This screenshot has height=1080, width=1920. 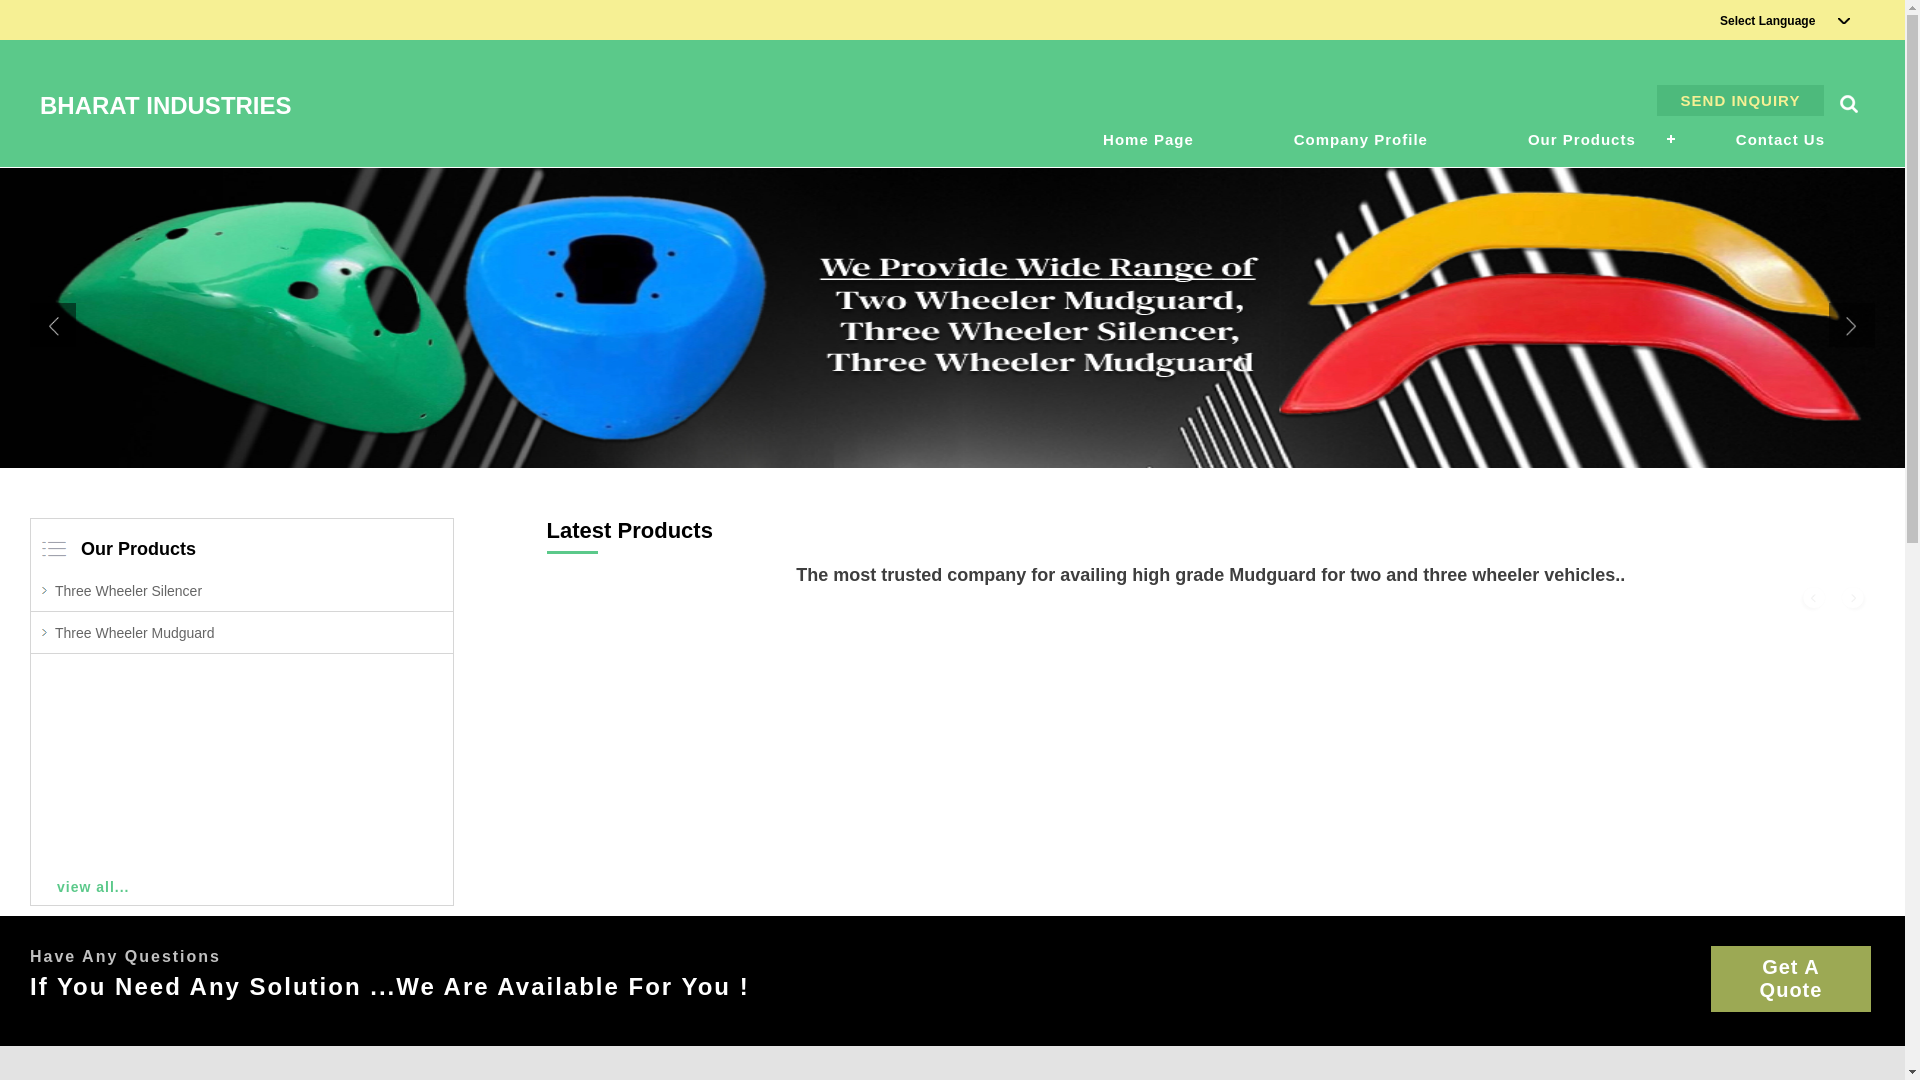 I want to click on 'Get A Quote', so click(x=1790, y=978).